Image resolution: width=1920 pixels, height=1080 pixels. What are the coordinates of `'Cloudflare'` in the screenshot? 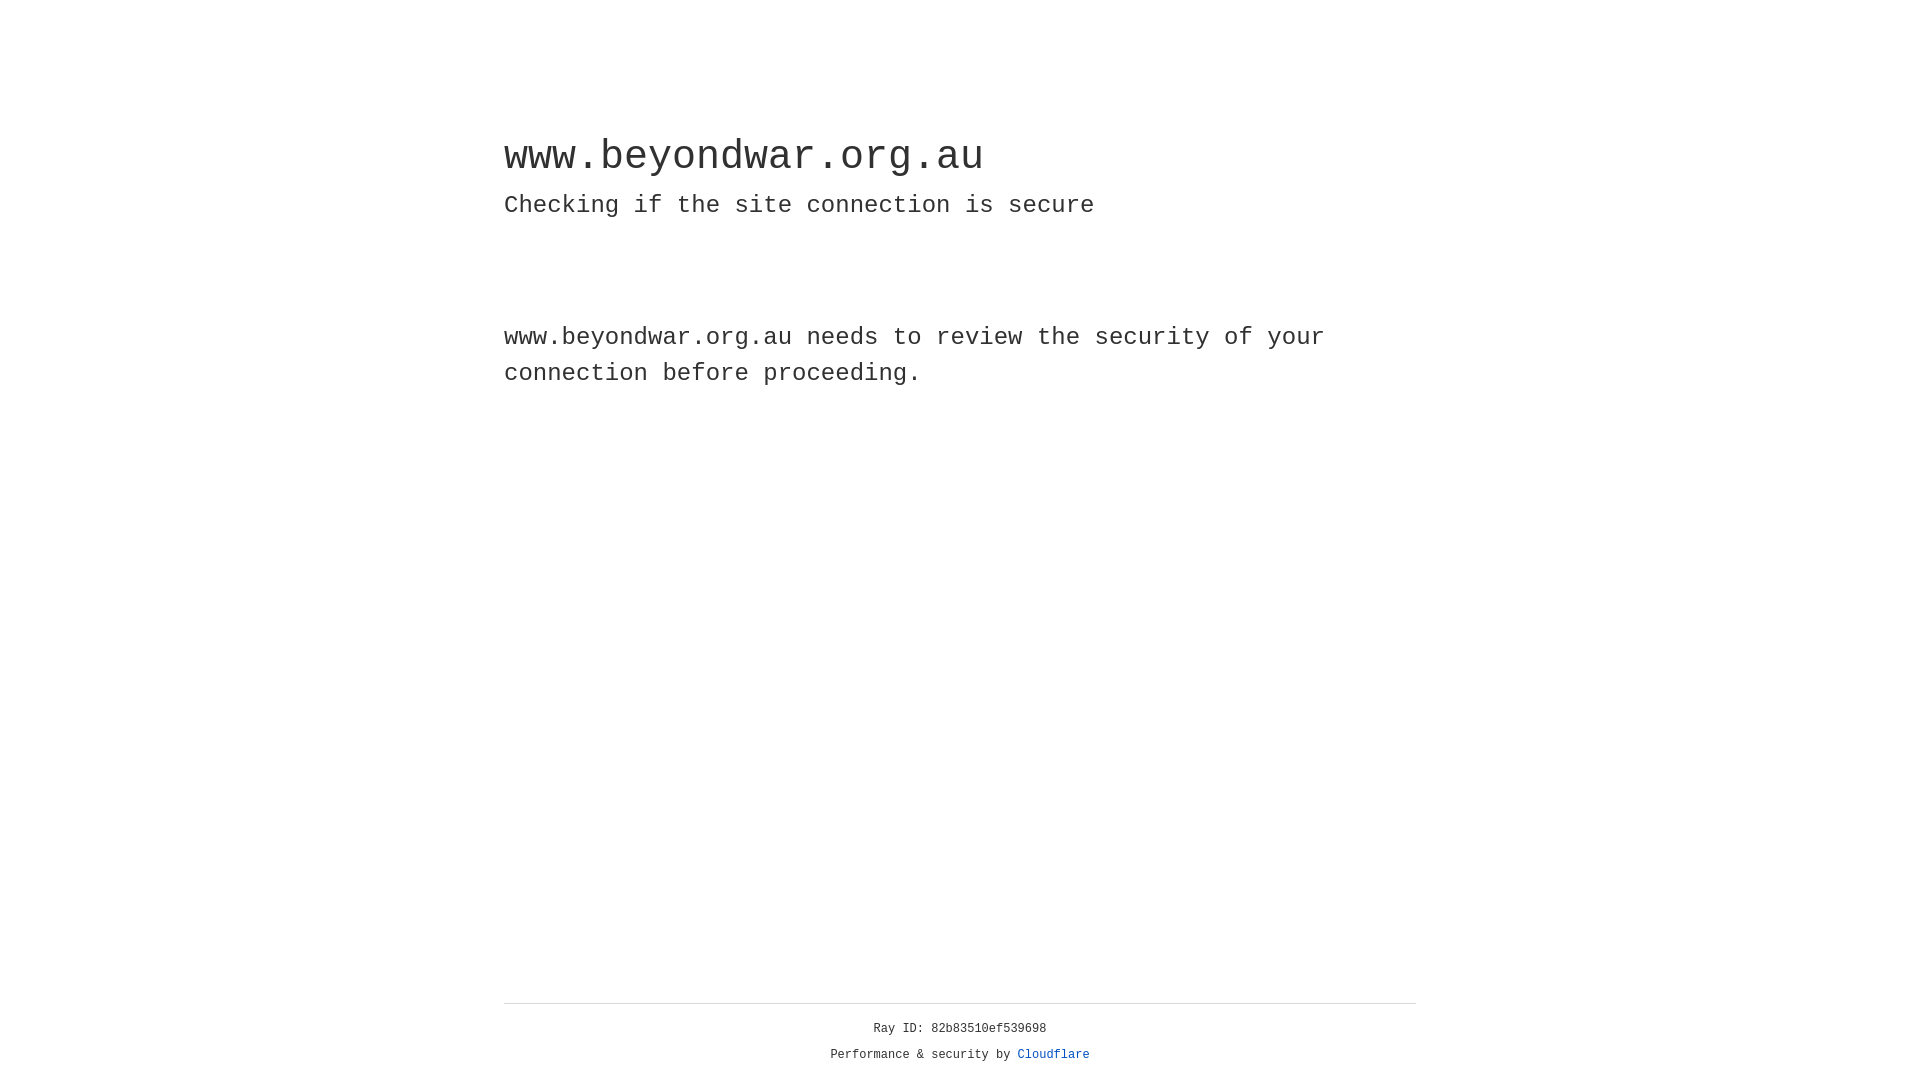 It's located at (1053, 1054).